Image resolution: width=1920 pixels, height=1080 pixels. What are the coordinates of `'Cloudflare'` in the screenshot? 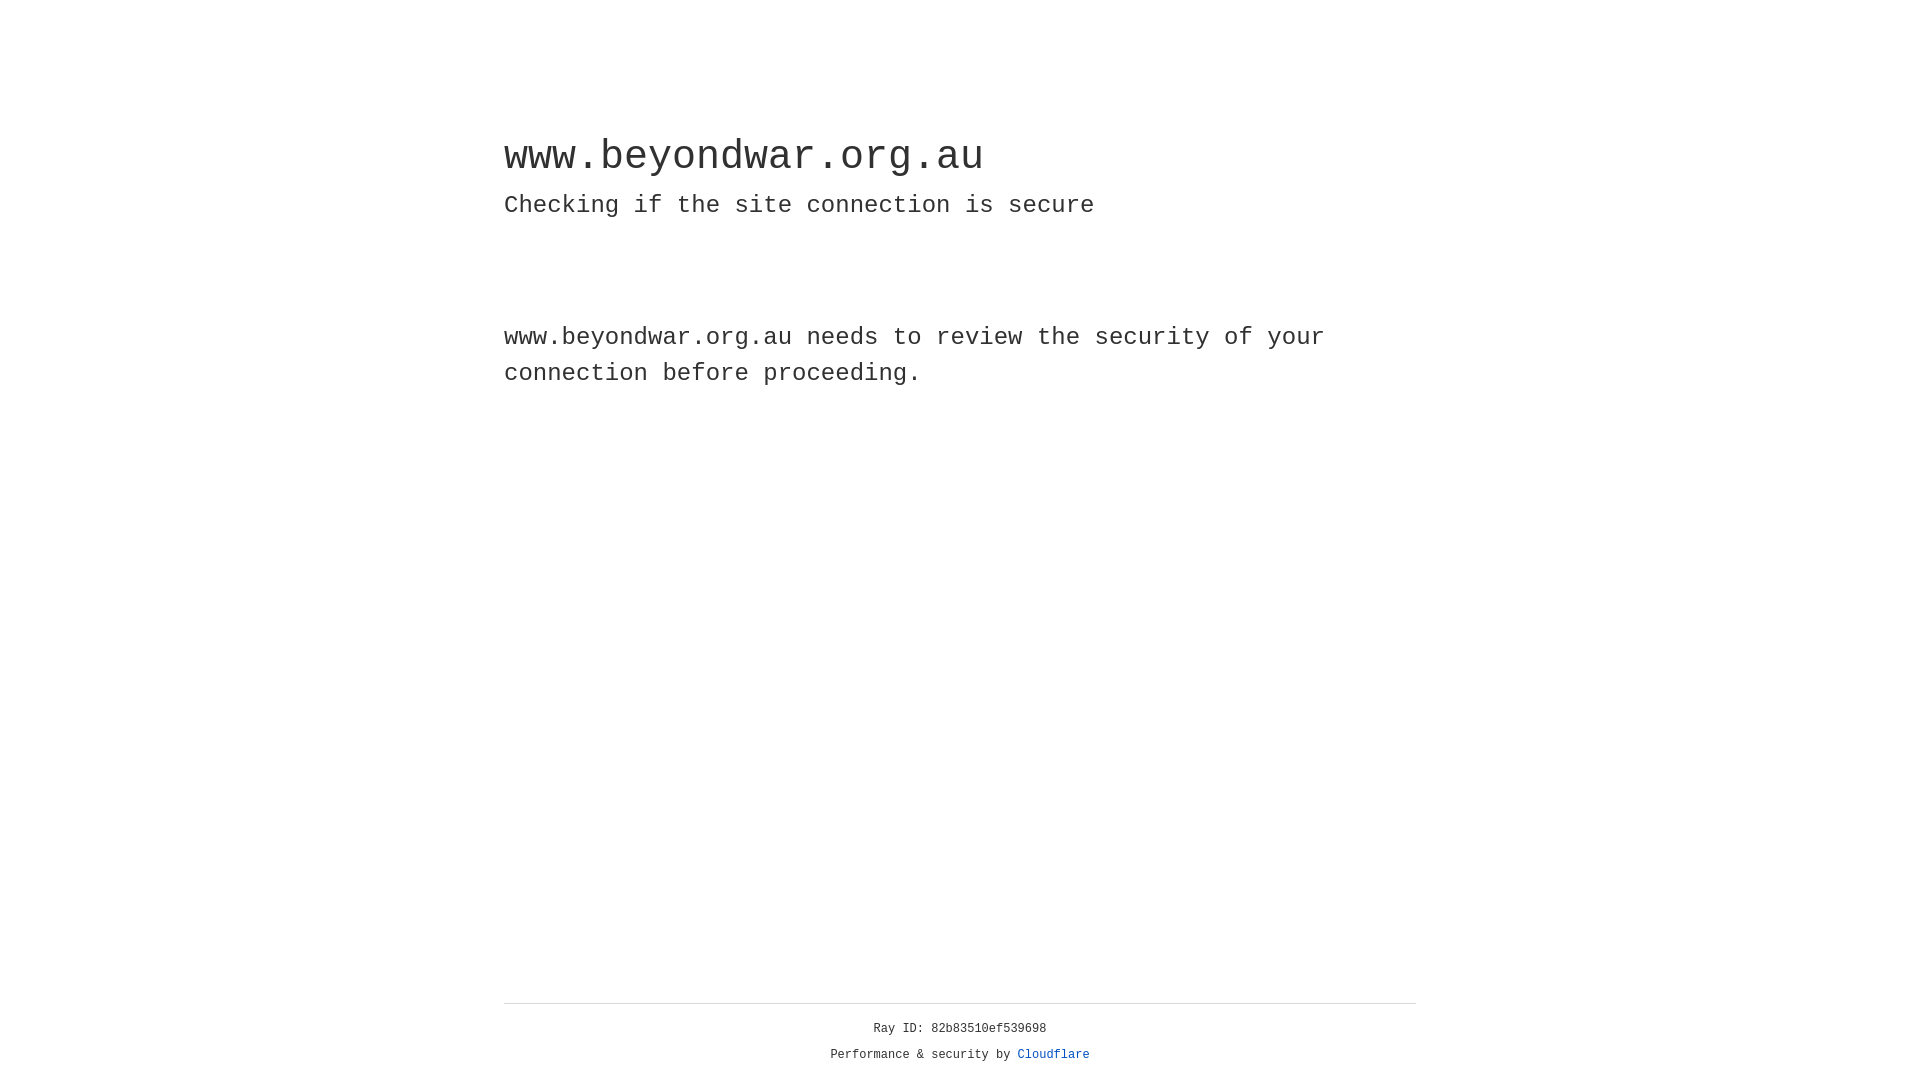 It's located at (1053, 1054).